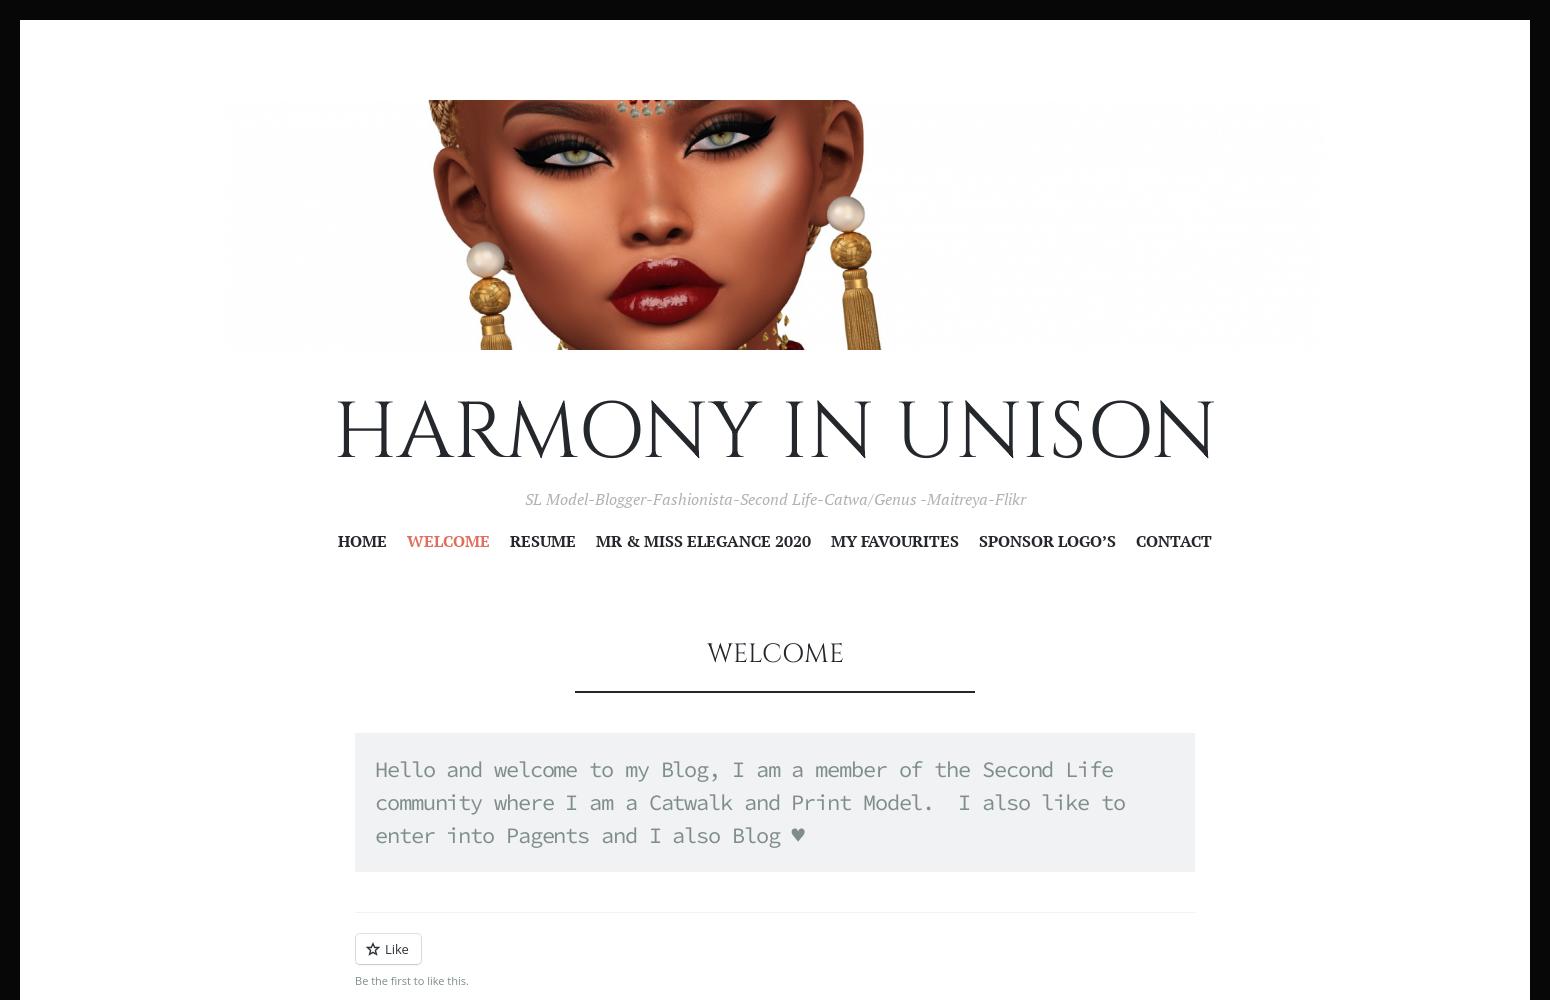  What do you see at coordinates (361, 541) in the screenshot?
I see `'Home'` at bounding box center [361, 541].